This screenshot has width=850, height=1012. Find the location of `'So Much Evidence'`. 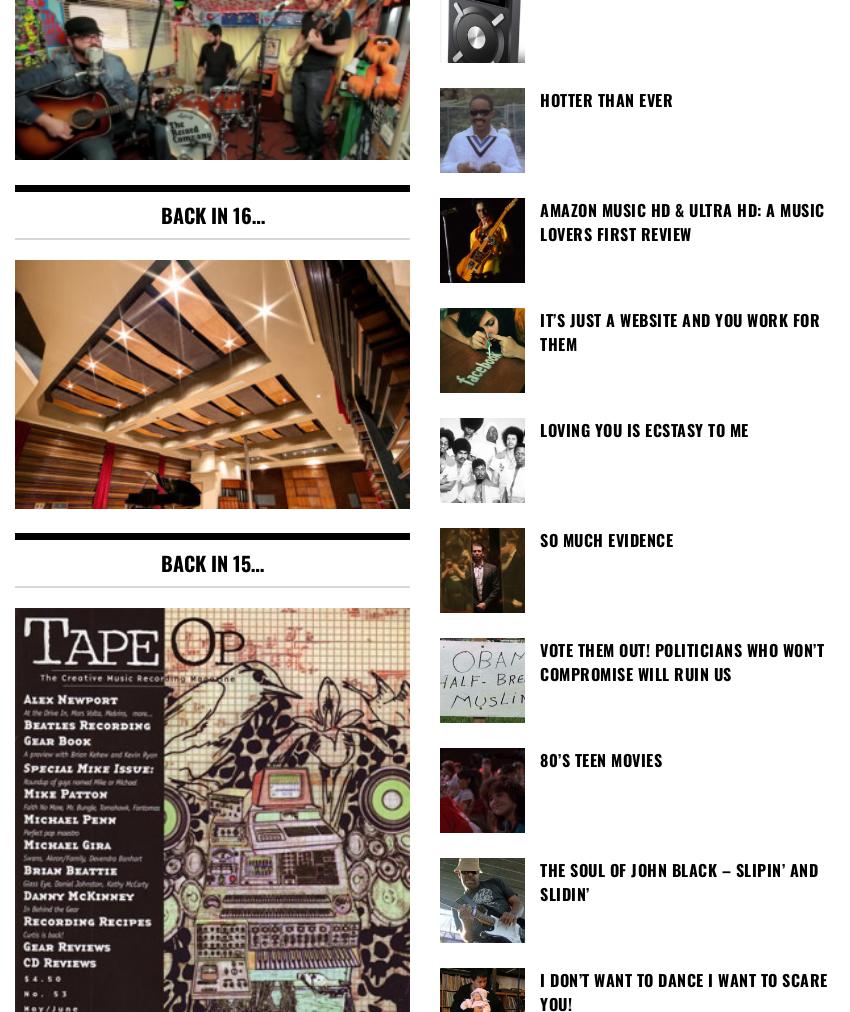

'So Much Evidence' is located at coordinates (539, 537).